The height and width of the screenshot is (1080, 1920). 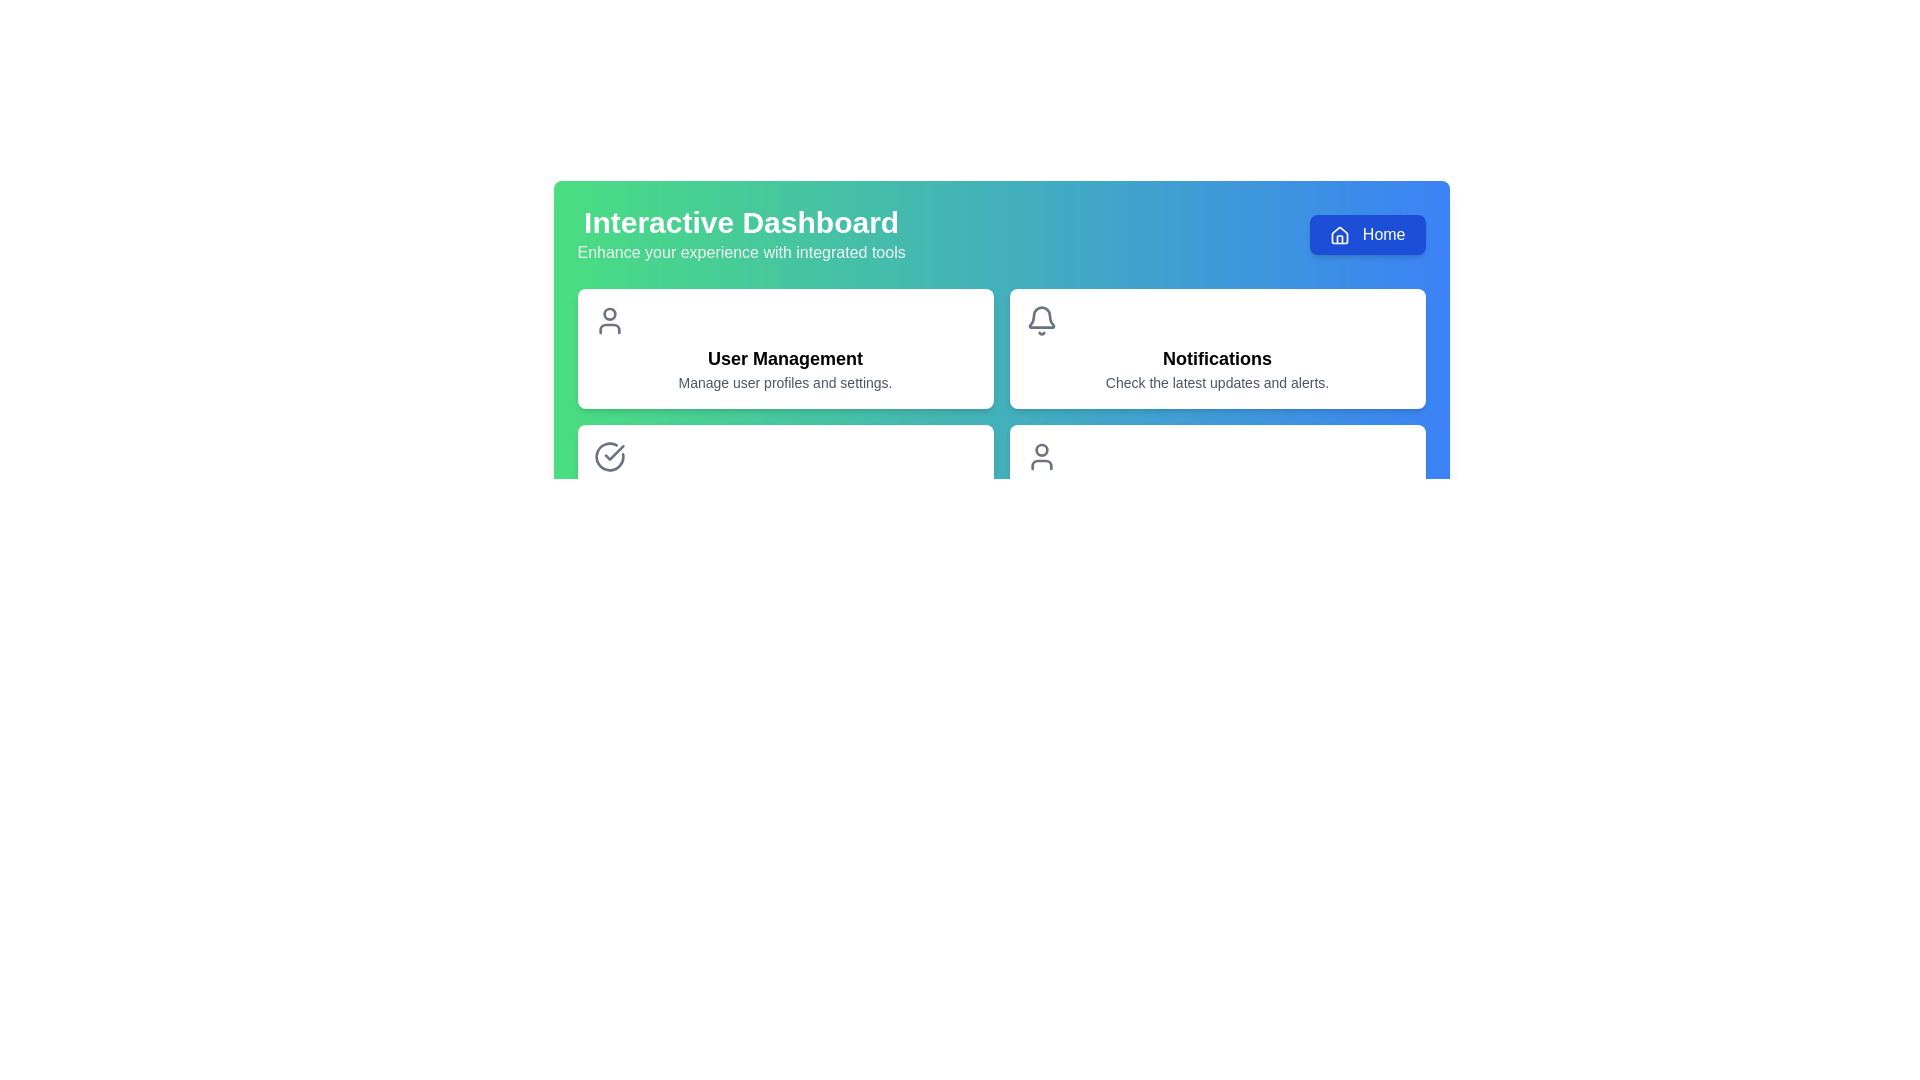 I want to click on the user profile icon located at the top-left corner of the 'Team Collaboration' card, which contains the heading 'Team Collaboration' and the description 'Collaborate with your team effectively.', so click(x=1040, y=456).